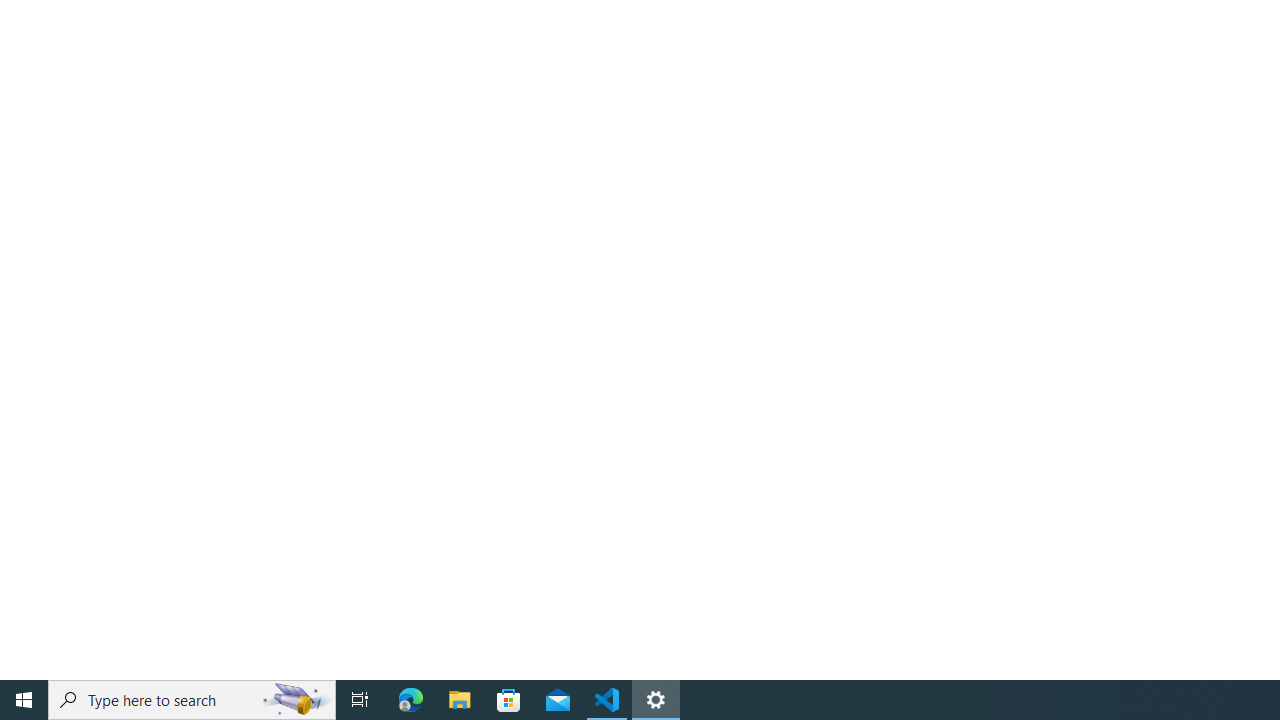 This screenshot has height=720, width=1280. What do you see at coordinates (509, 698) in the screenshot?
I see `'Microsoft Store'` at bounding box center [509, 698].